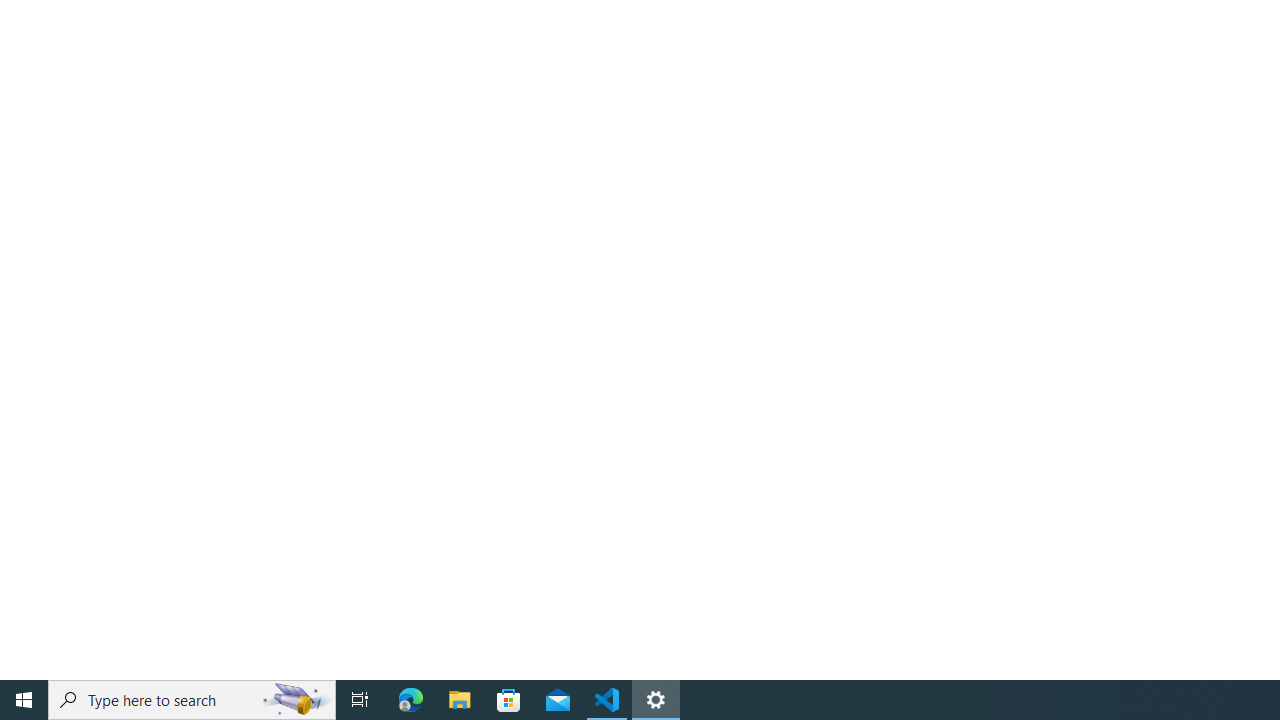 This screenshot has height=720, width=1280. What do you see at coordinates (509, 698) in the screenshot?
I see `'Microsoft Store'` at bounding box center [509, 698].